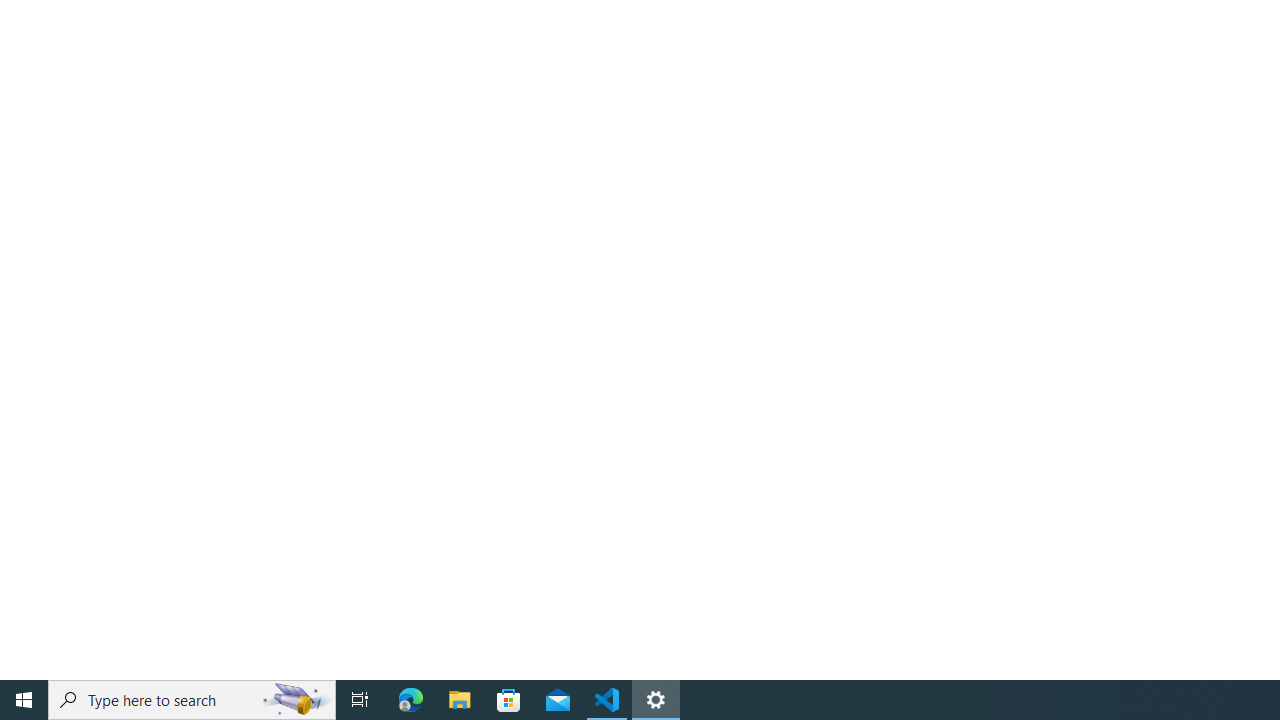 This screenshot has height=720, width=1280. What do you see at coordinates (509, 698) in the screenshot?
I see `'Microsoft Store'` at bounding box center [509, 698].